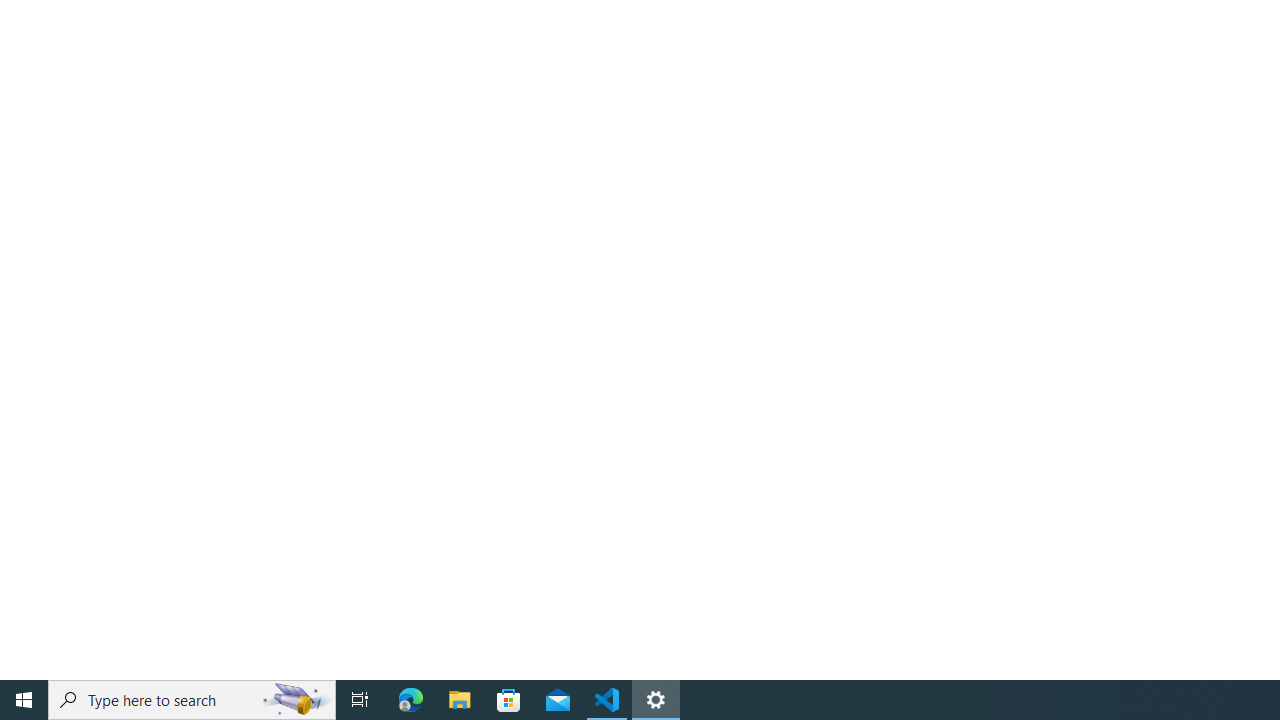 This screenshot has height=720, width=1280. What do you see at coordinates (509, 698) in the screenshot?
I see `'Microsoft Store'` at bounding box center [509, 698].